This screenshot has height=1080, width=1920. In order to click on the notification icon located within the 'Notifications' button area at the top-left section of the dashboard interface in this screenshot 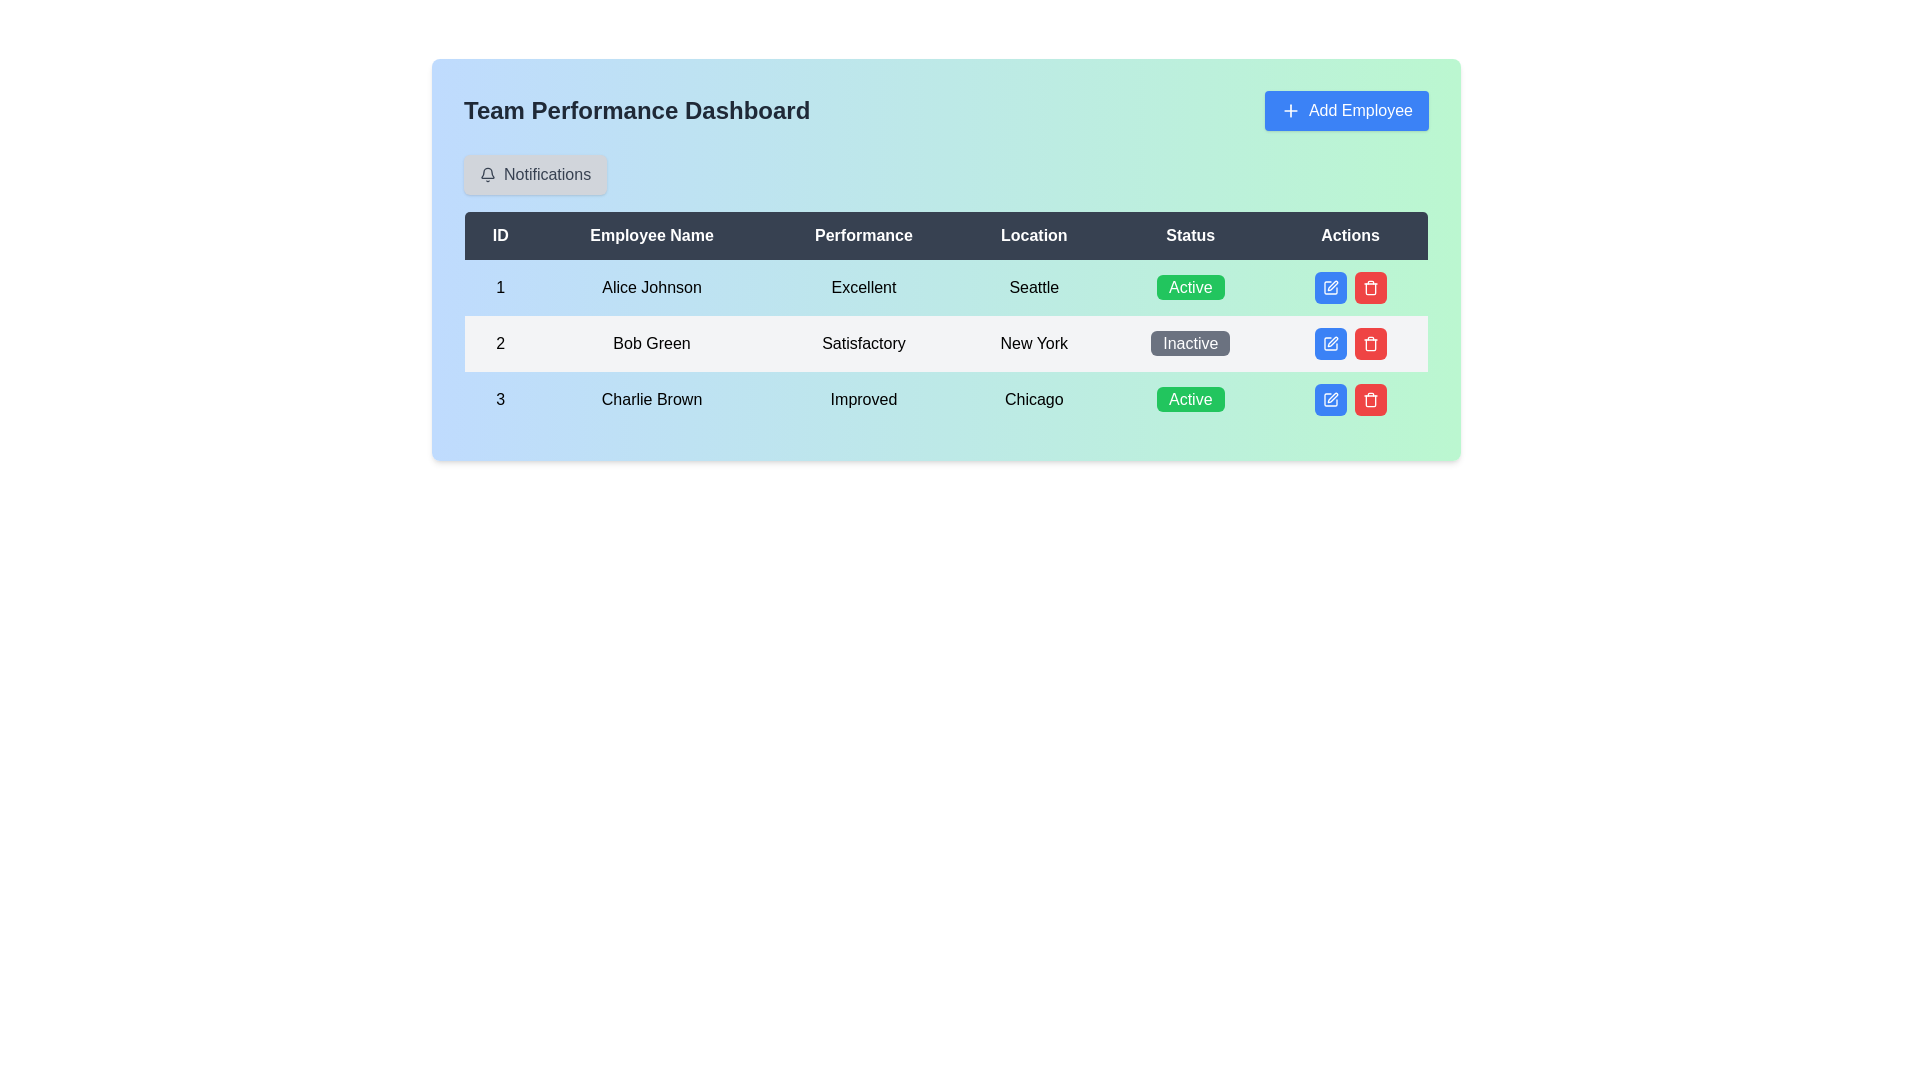, I will do `click(488, 172)`.